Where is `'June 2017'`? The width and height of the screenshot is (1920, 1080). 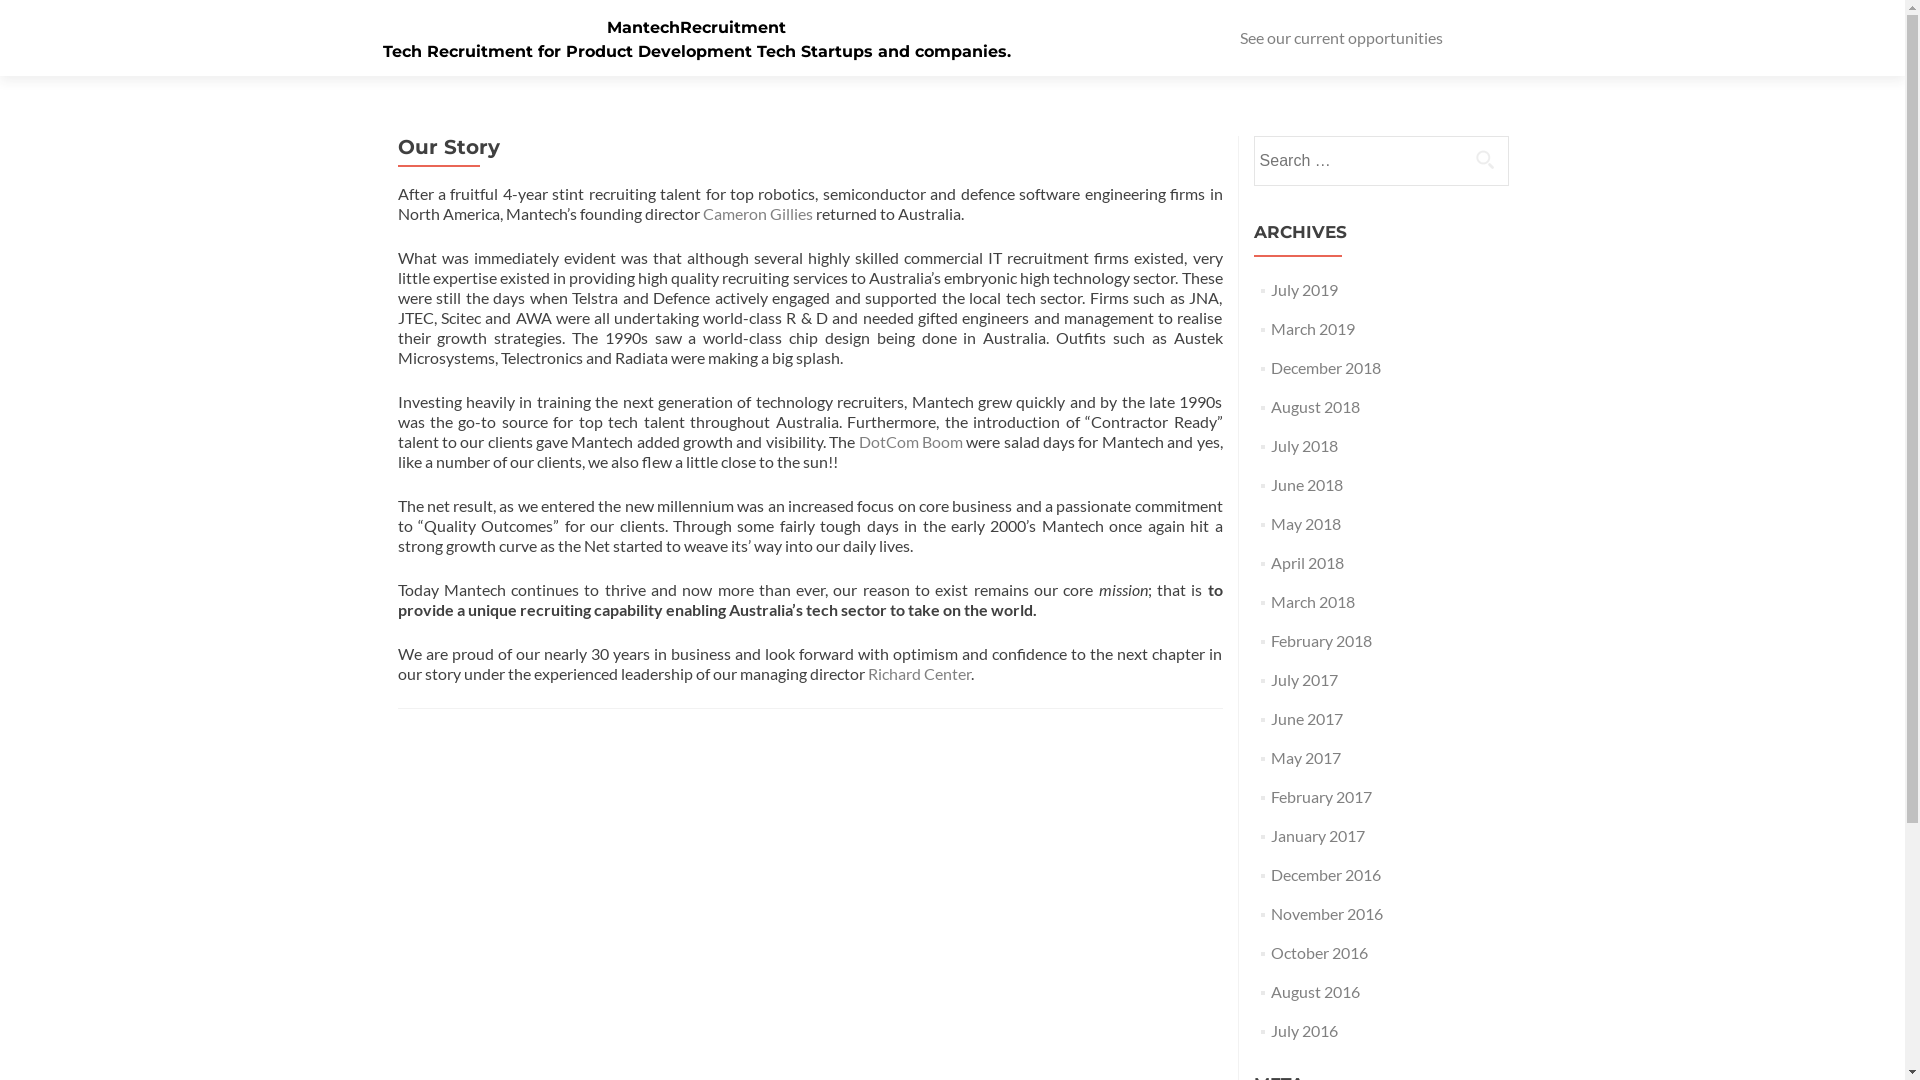 'June 2017' is located at coordinates (1306, 717).